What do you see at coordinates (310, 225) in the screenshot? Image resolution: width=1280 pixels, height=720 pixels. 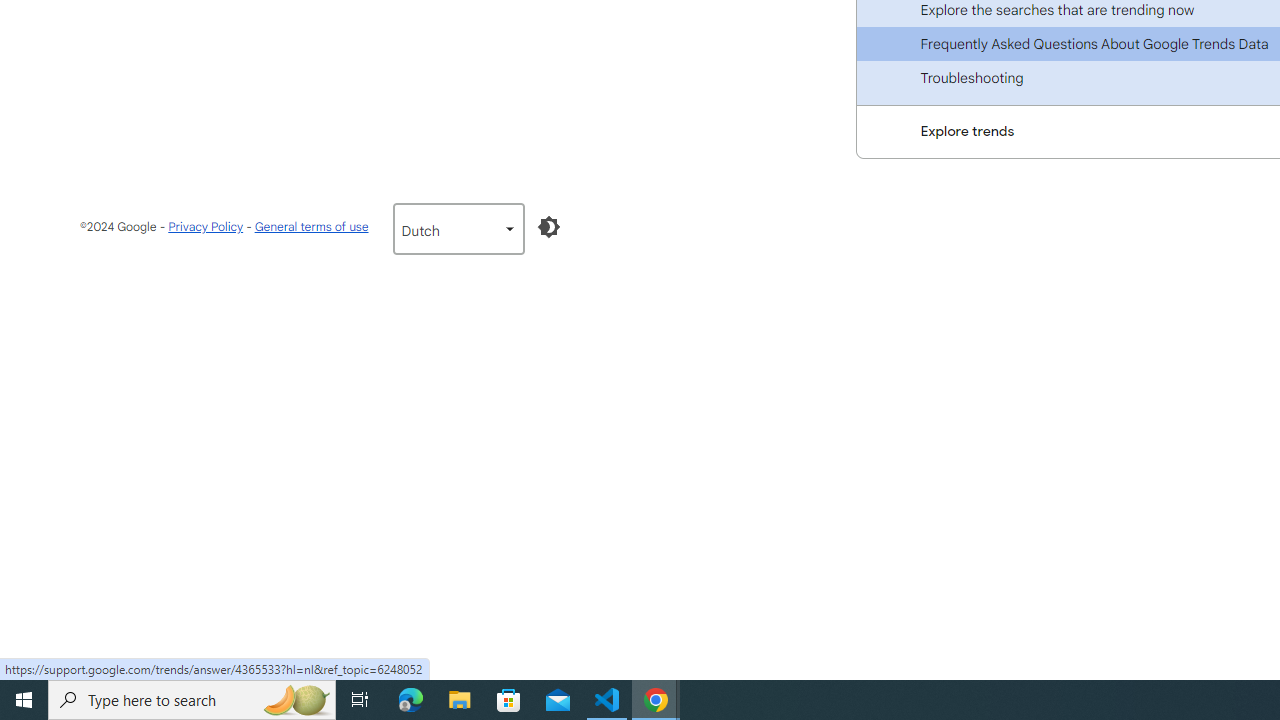 I see `'General terms of use'` at bounding box center [310, 225].